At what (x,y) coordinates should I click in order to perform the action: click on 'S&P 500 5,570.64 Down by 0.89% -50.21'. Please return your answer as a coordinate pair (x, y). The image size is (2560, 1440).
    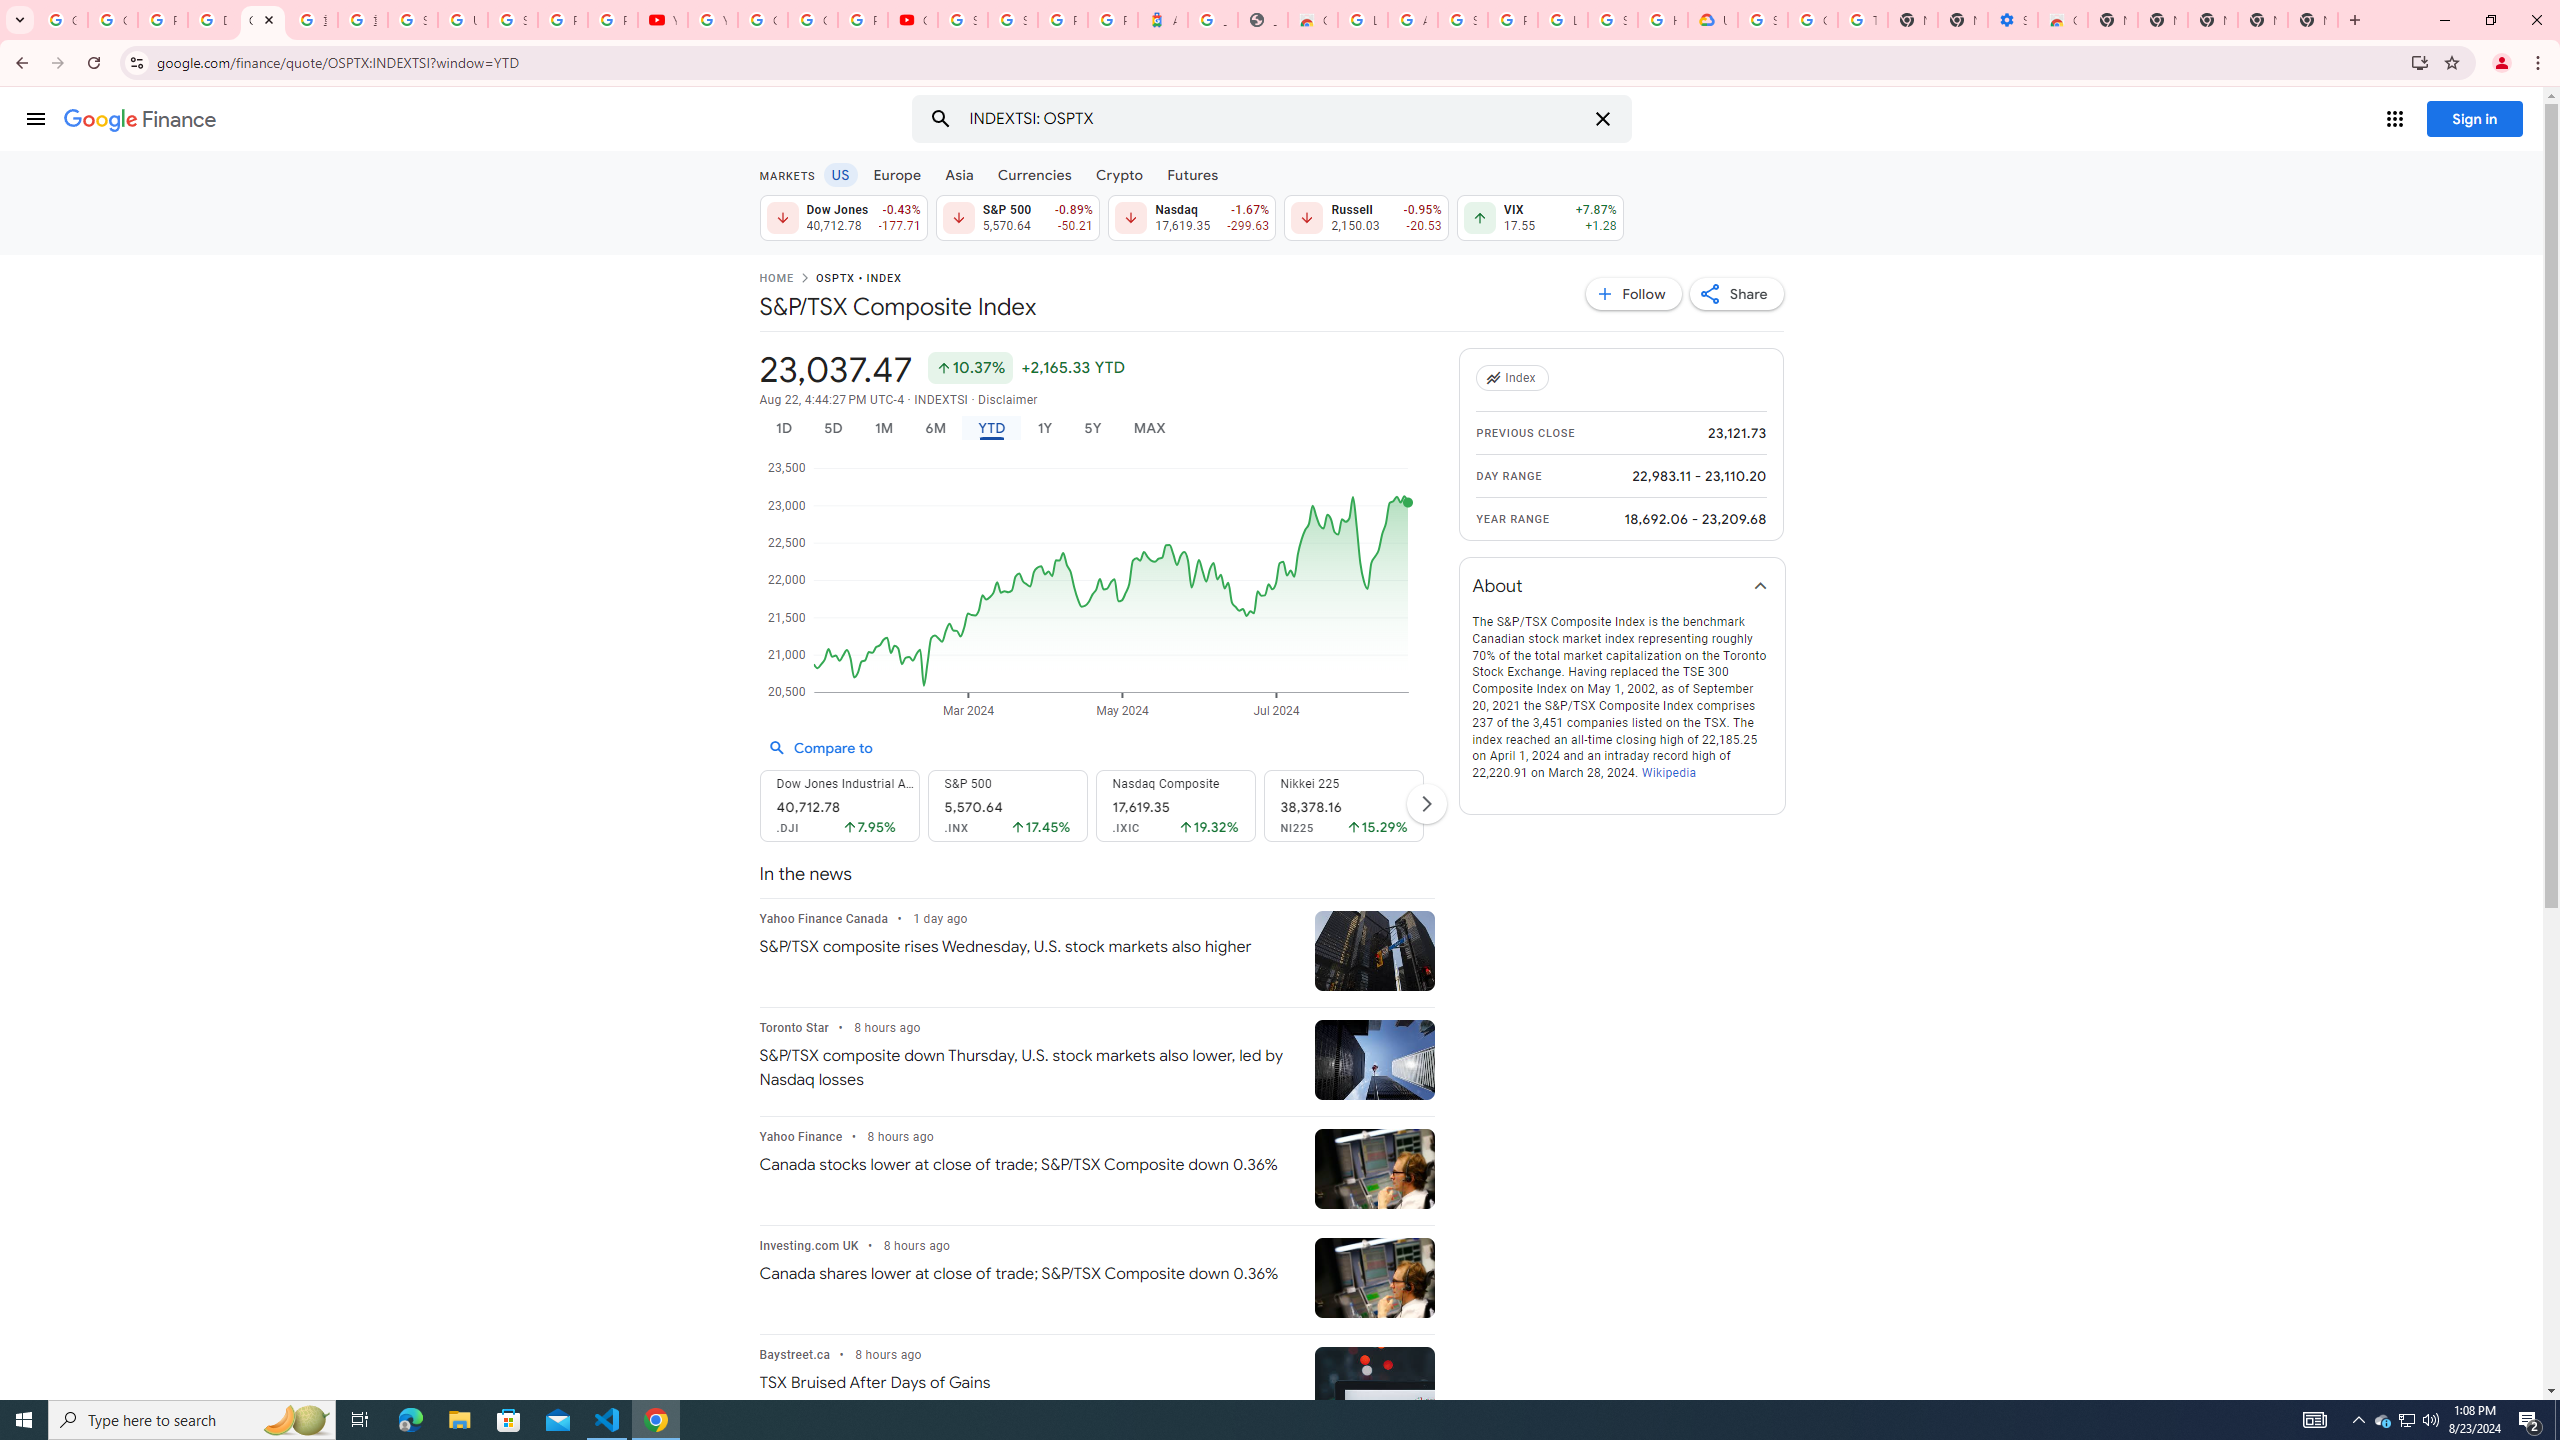
    Looking at the image, I should click on (1016, 217).